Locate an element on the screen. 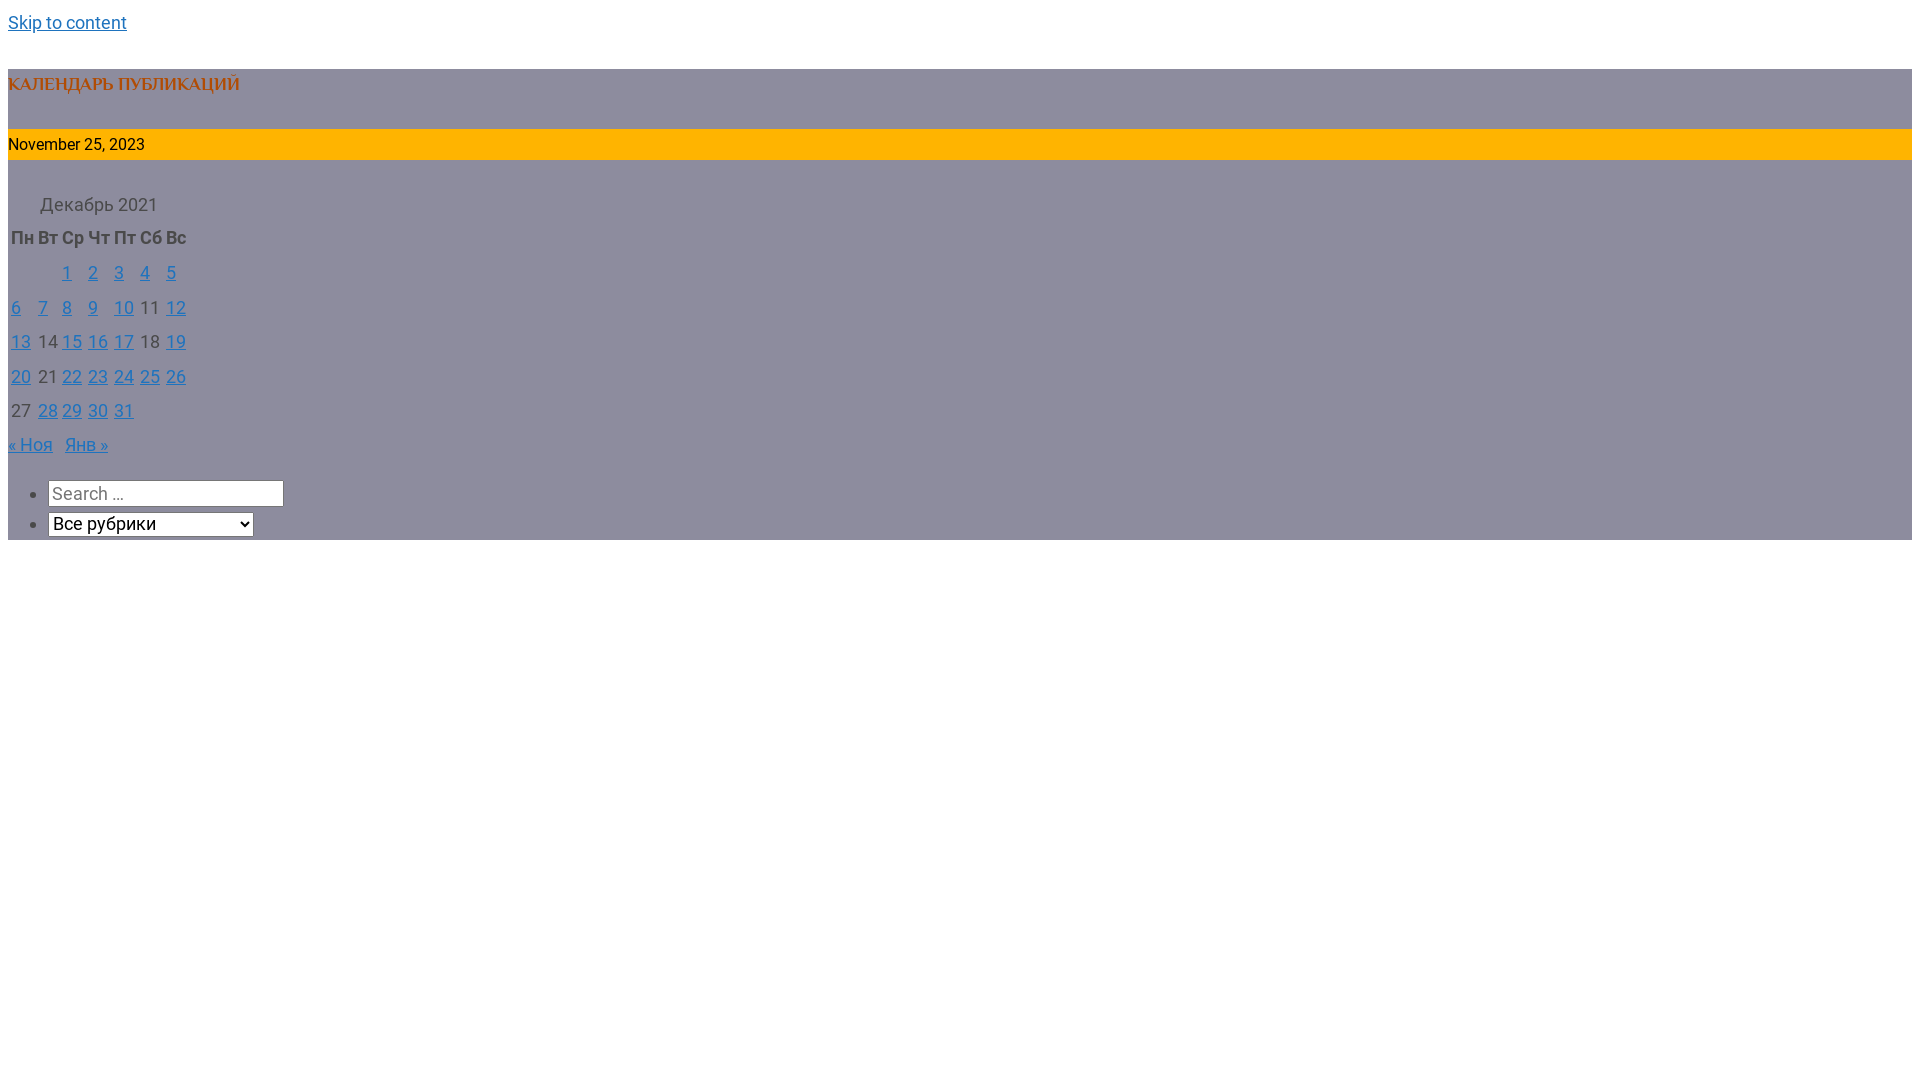 This screenshot has width=1920, height=1080. '2' is located at coordinates (91, 272).